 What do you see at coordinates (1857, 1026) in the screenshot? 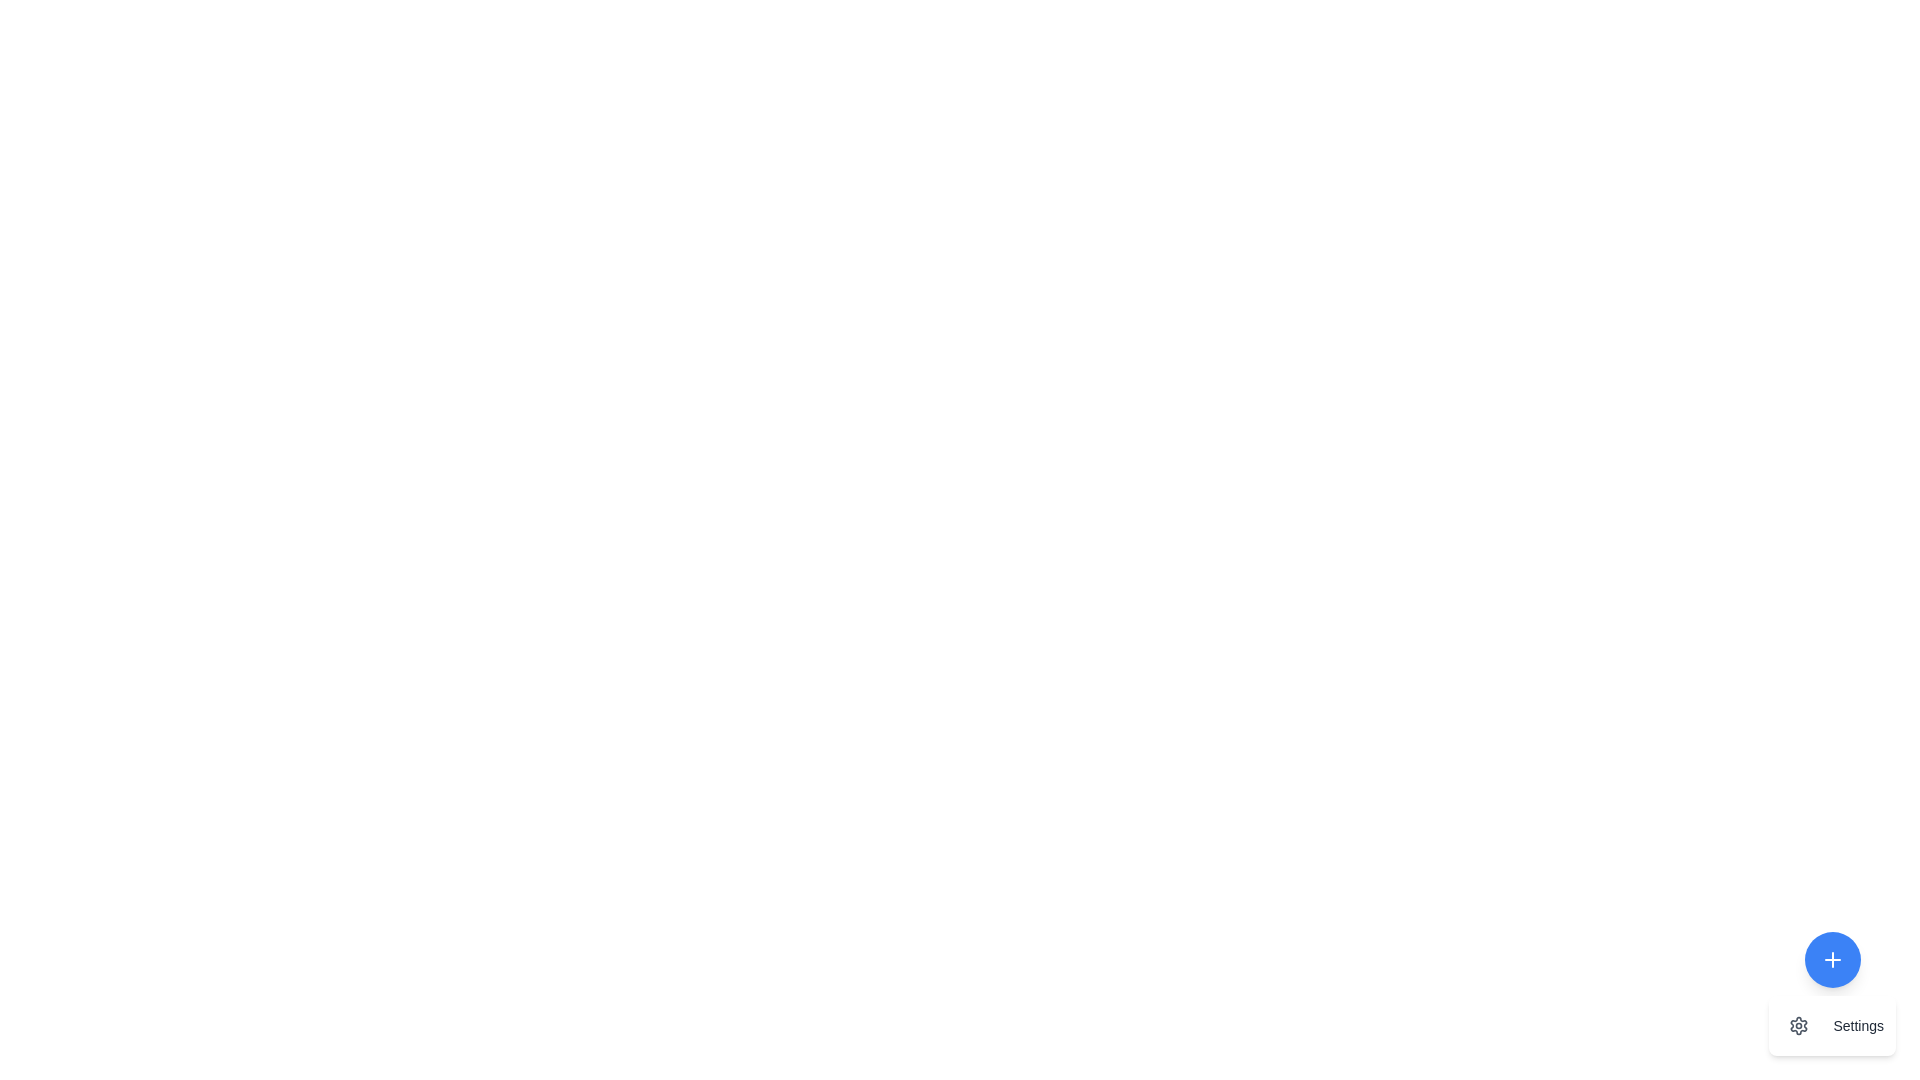
I see `the text label that provides a navigational option for accessing application settings, located to the right of the settings cog icon in the bottom-right of the interface` at bounding box center [1857, 1026].